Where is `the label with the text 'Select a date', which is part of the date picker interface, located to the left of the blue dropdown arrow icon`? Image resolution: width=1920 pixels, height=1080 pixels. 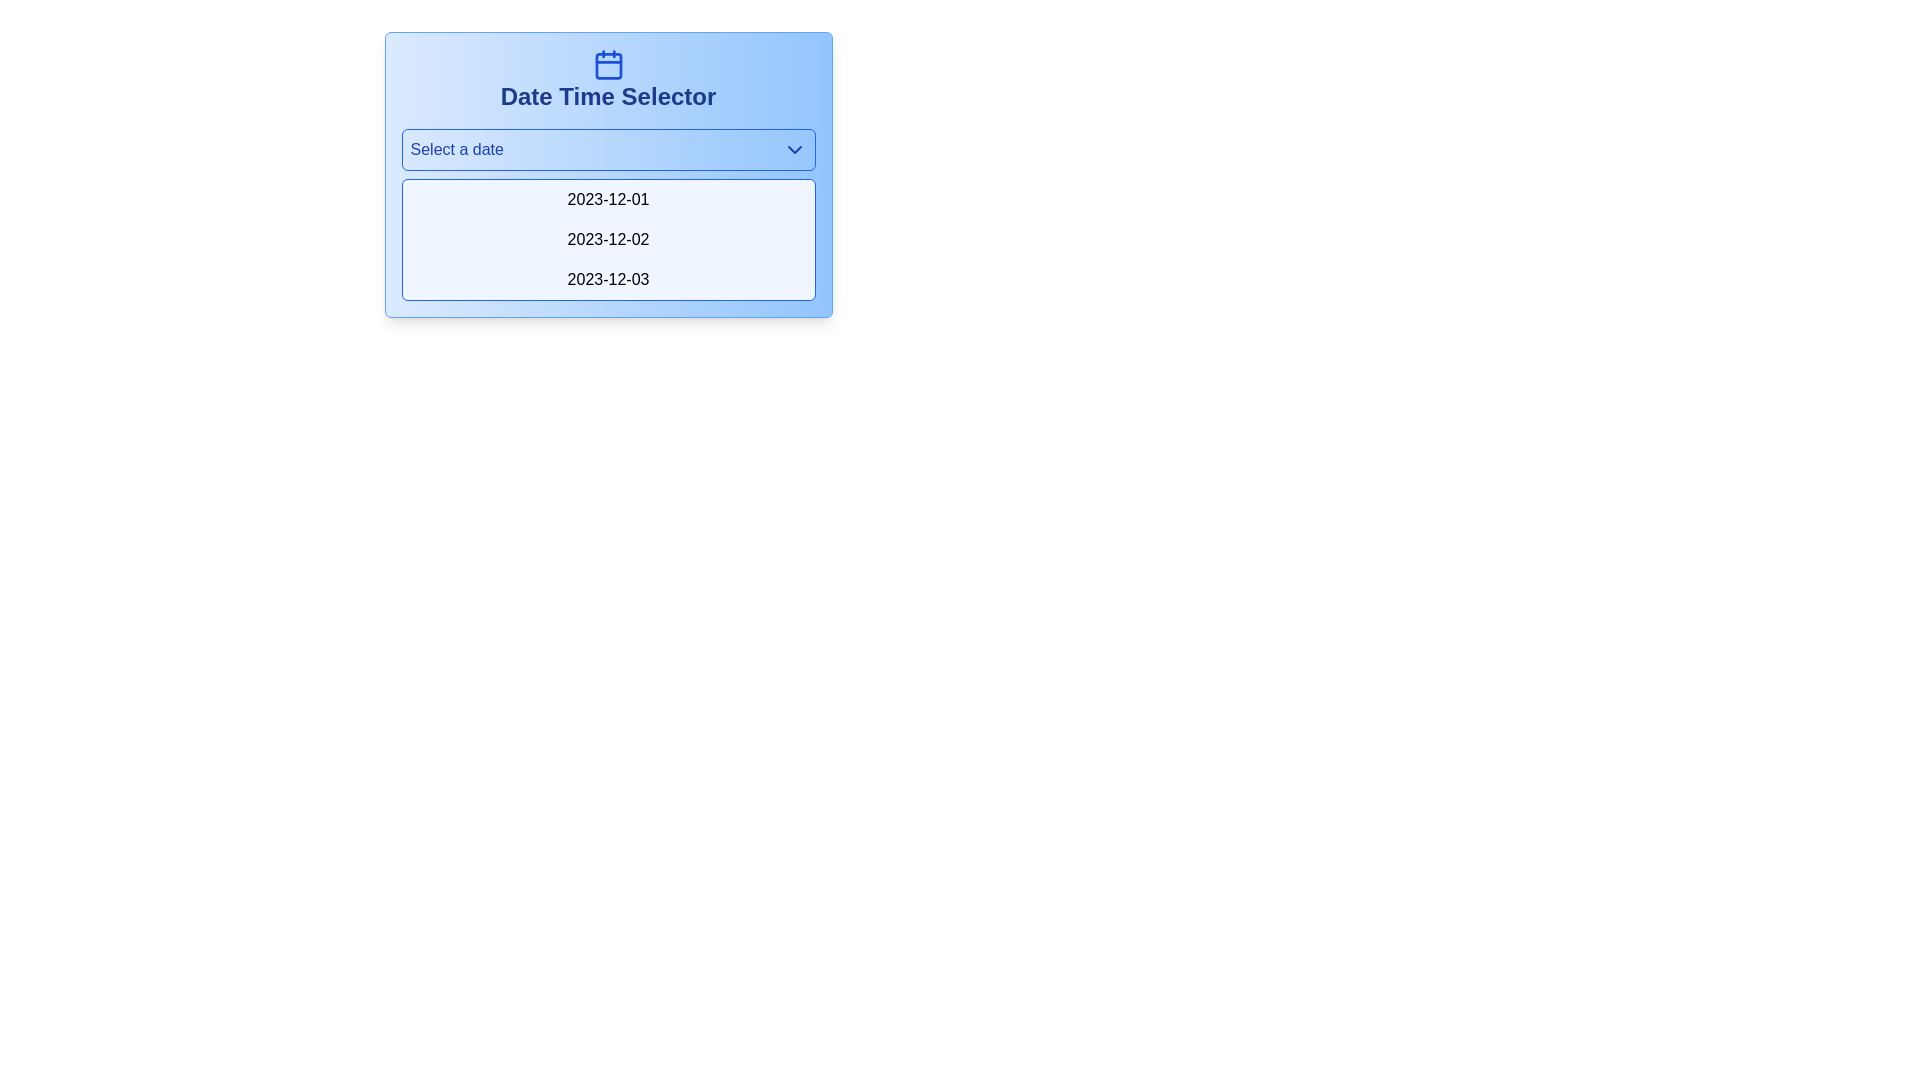
the label with the text 'Select a date', which is part of the date picker interface, located to the left of the blue dropdown arrow icon is located at coordinates (456, 149).